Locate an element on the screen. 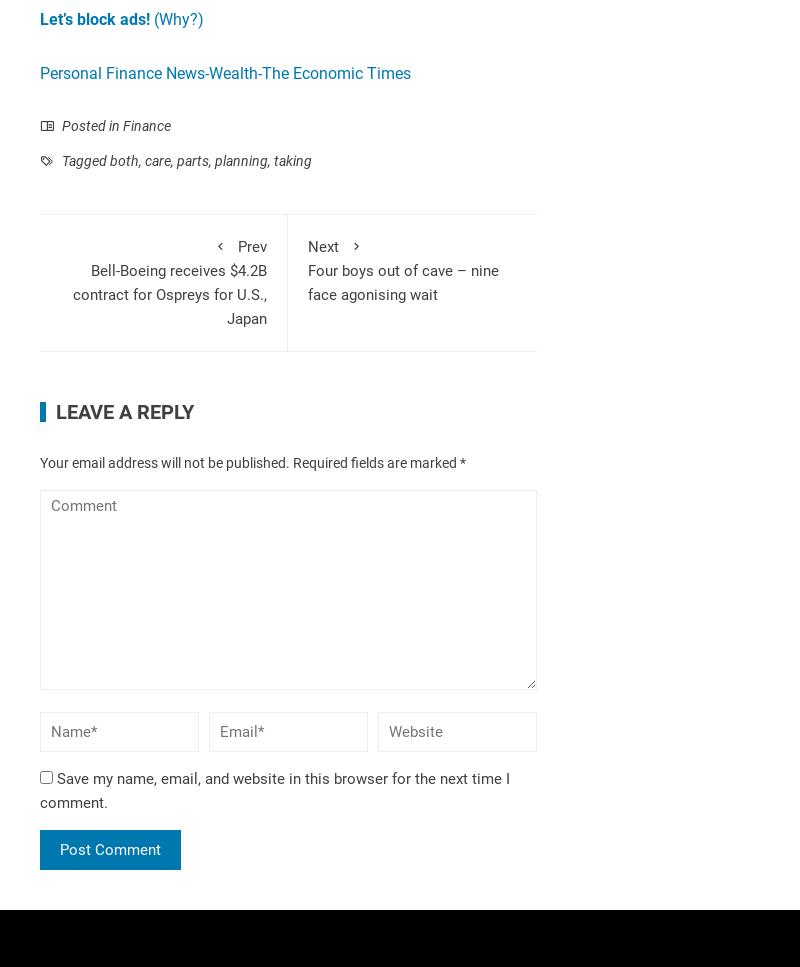 The image size is (800, 967). 'Let’s block ads!' is located at coordinates (39, 19).